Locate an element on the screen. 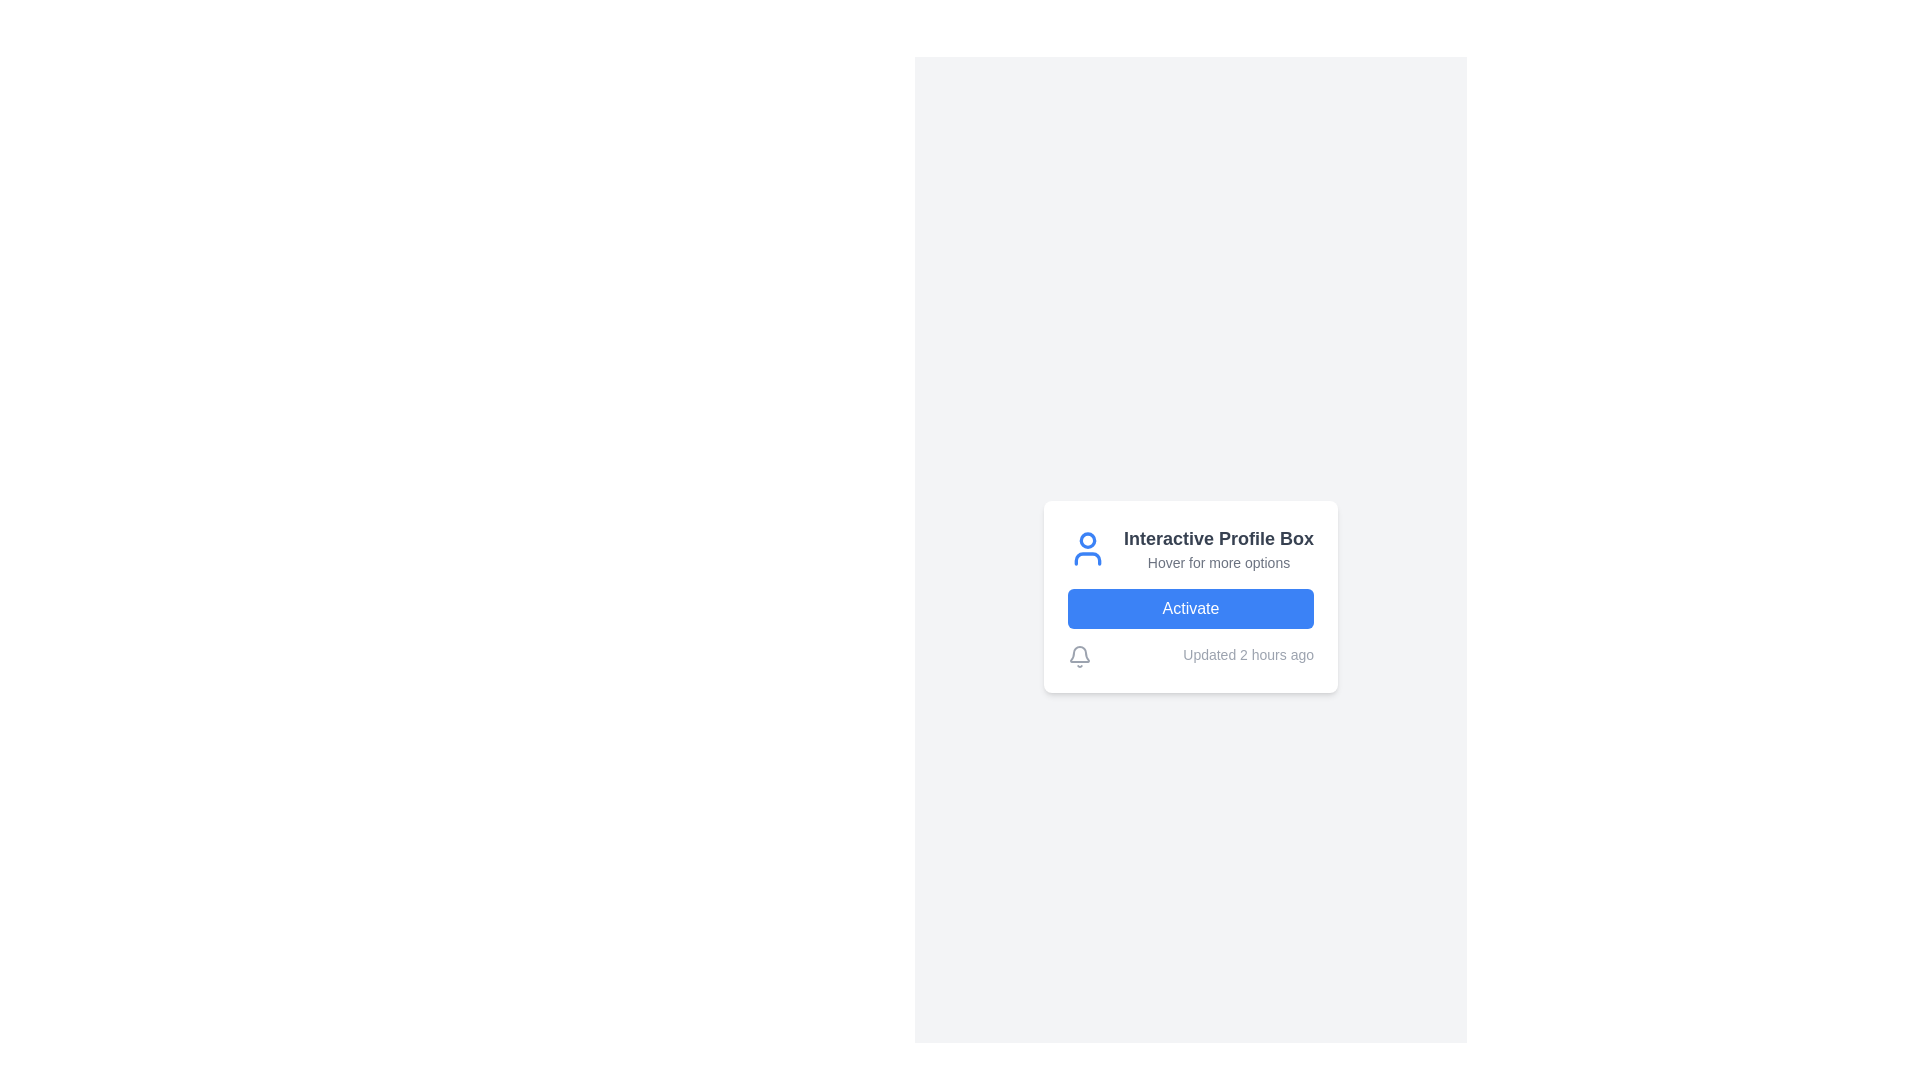 Image resolution: width=1920 pixels, height=1080 pixels. the informational text block that reads 'Interactive Profile Box' and 'Hover for more options', located centrally in the card layout below the user icon and above the 'Activate' button is located at coordinates (1218, 548).